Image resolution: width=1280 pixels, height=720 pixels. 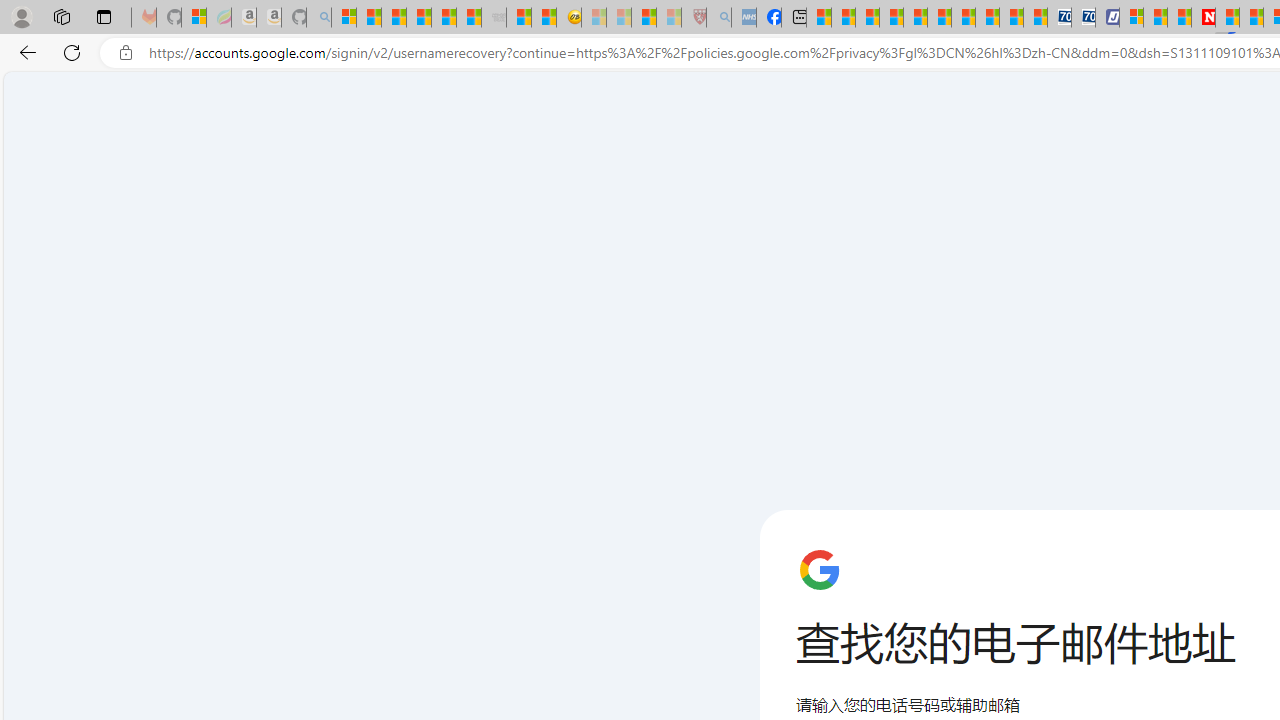 What do you see at coordinates (1058, 17) in the screenshot?
I see `'Cheap Car Rentals - Save70.com'` at bounding box center [1058, 17].